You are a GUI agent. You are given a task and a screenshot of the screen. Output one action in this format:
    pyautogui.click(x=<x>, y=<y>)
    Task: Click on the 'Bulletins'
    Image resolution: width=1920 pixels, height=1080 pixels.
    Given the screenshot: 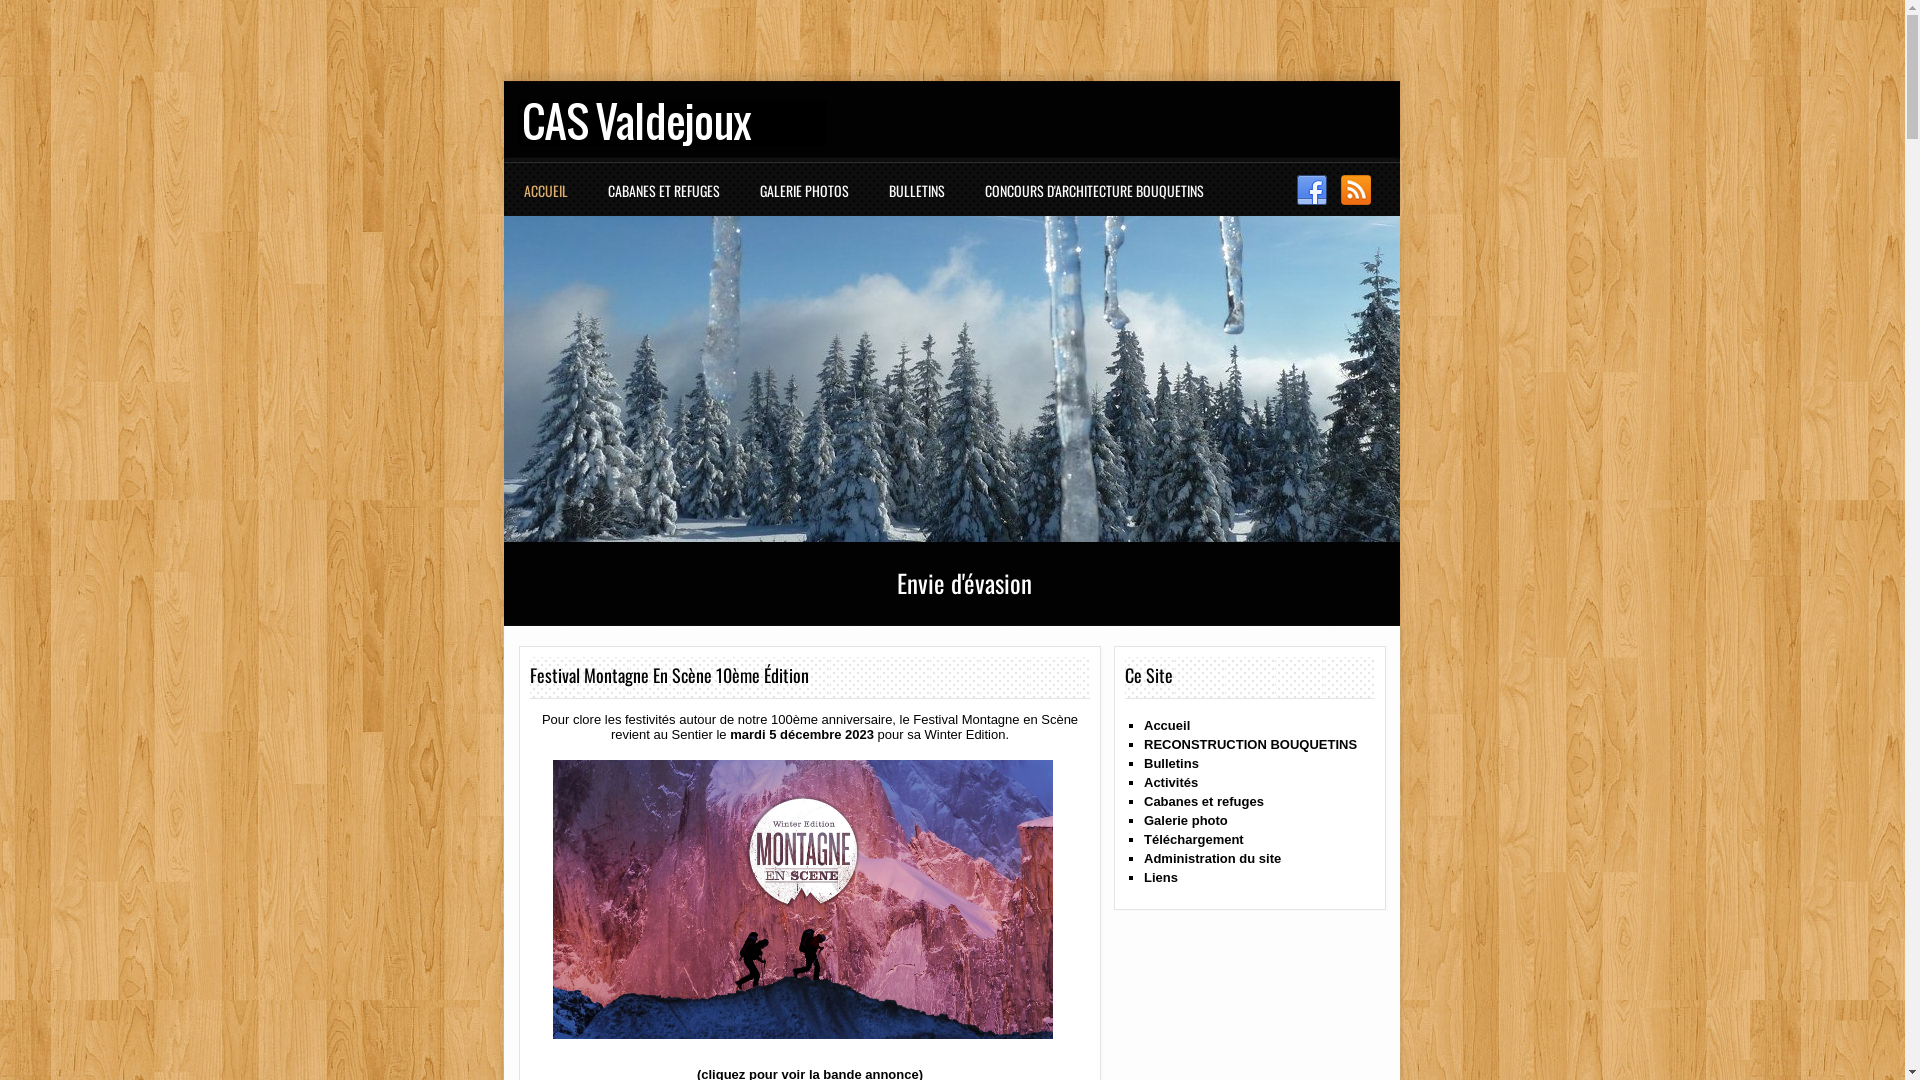 What is the action you would take?
    pyautogui.click(x=1143, y=763)
    